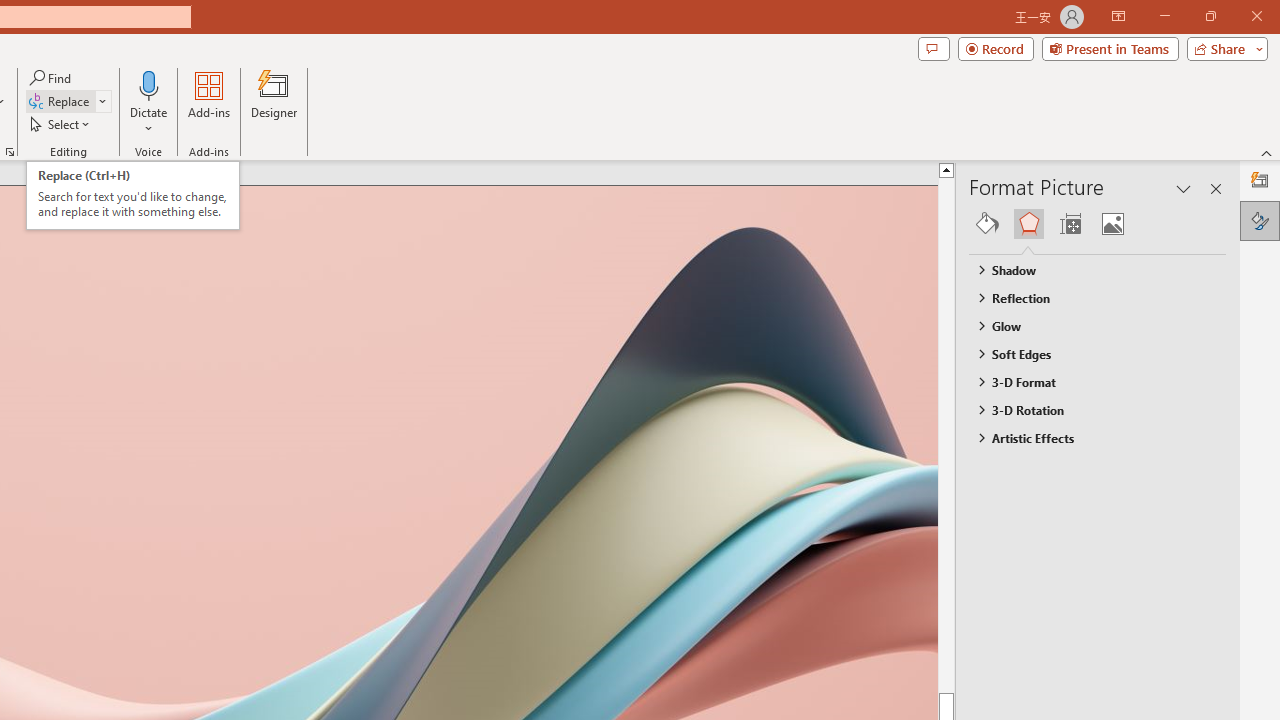 The width and height of the screenshot is (1280, 720). What do you see at coordinates (1222, 47) in the screenshot?
I see `'Share'` at bounding box center [1222, 47].